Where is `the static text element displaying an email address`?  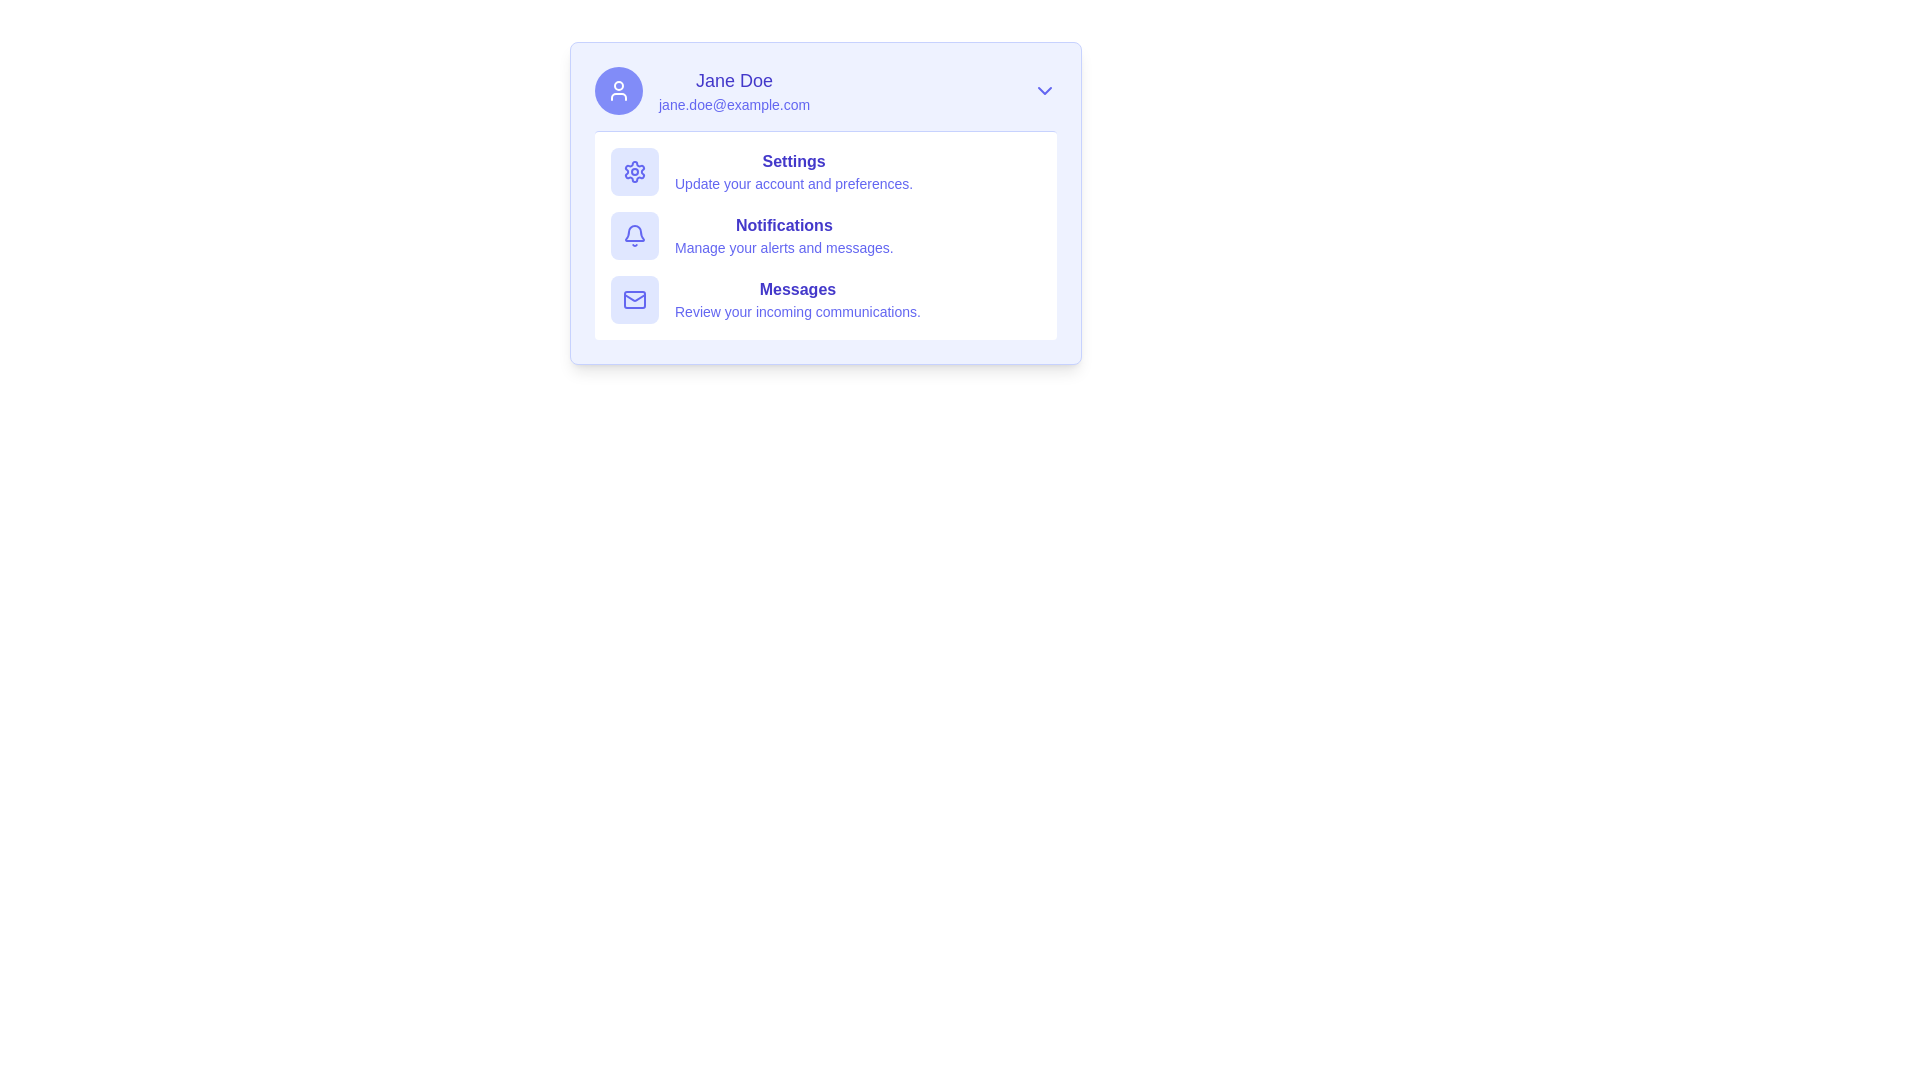
the static text element displaying an email address is located at coordinates (733, 104).